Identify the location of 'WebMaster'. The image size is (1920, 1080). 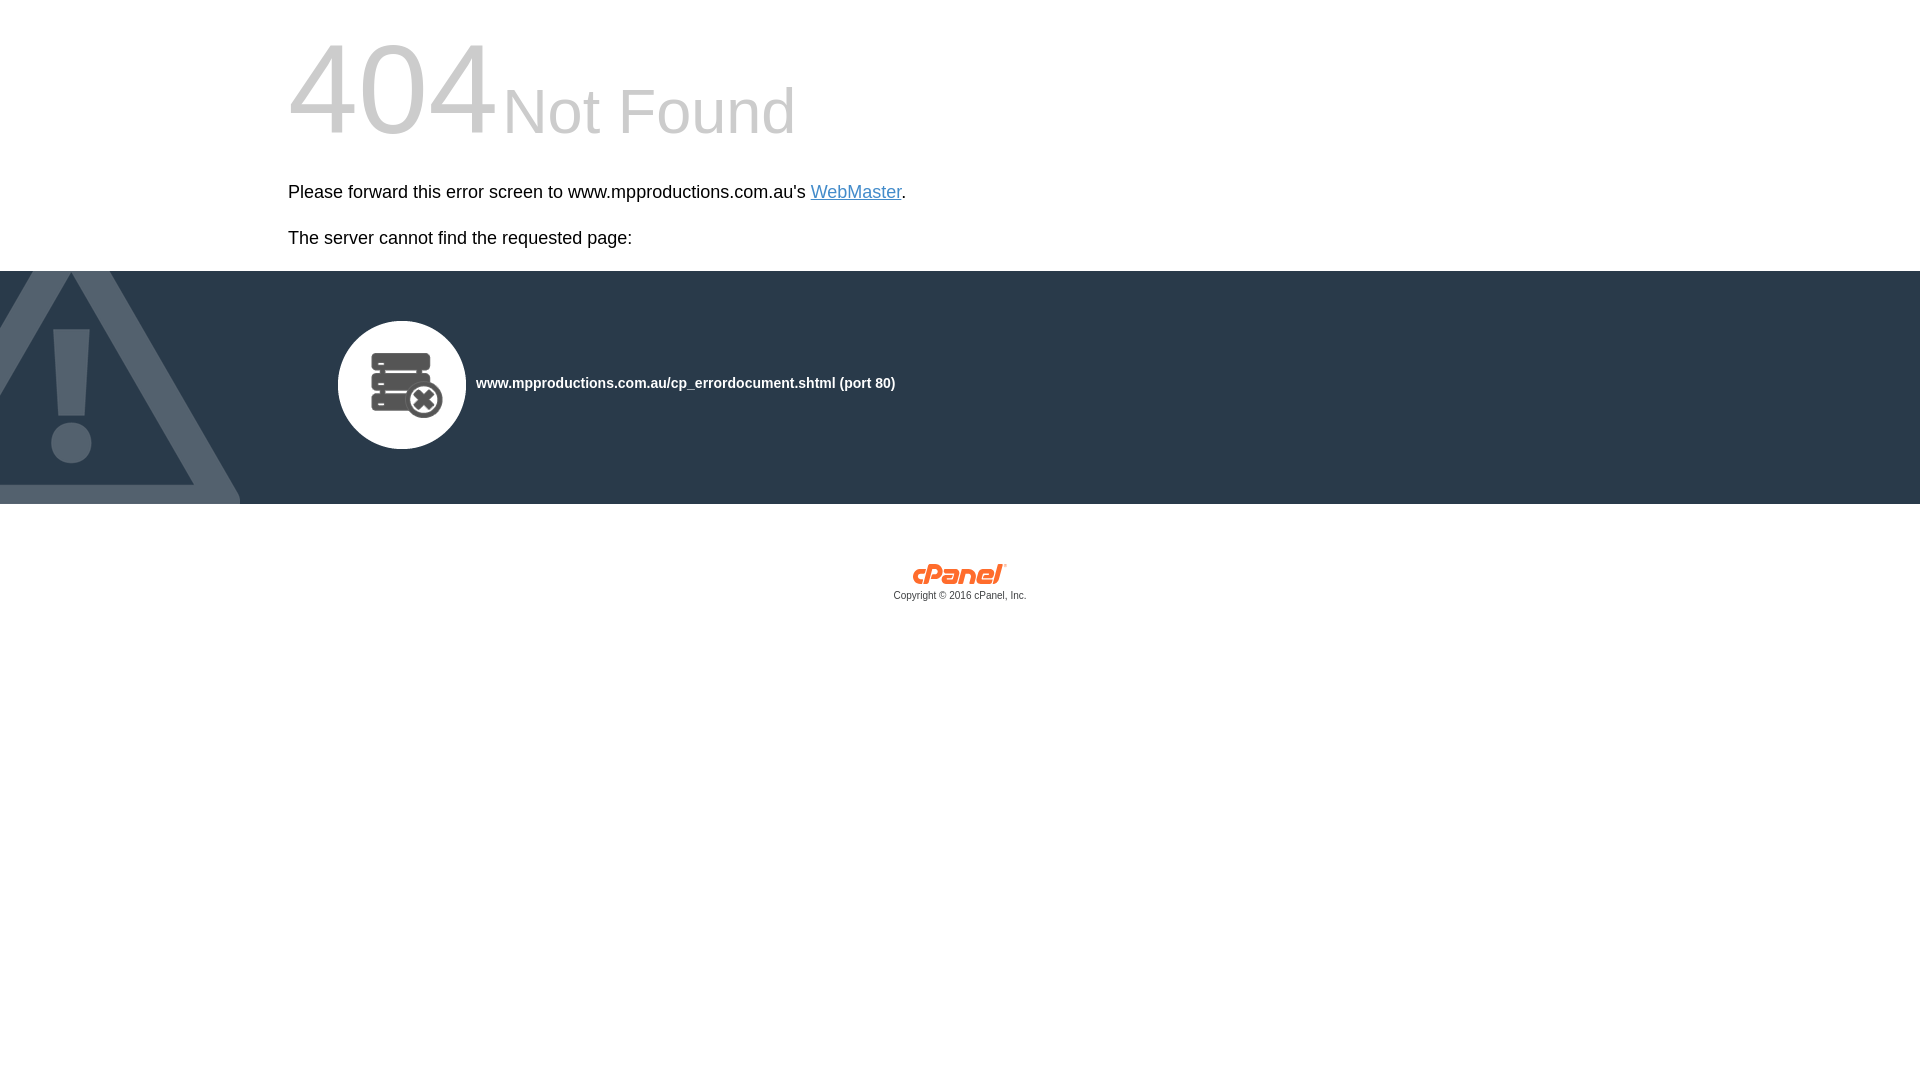
(856, 192).